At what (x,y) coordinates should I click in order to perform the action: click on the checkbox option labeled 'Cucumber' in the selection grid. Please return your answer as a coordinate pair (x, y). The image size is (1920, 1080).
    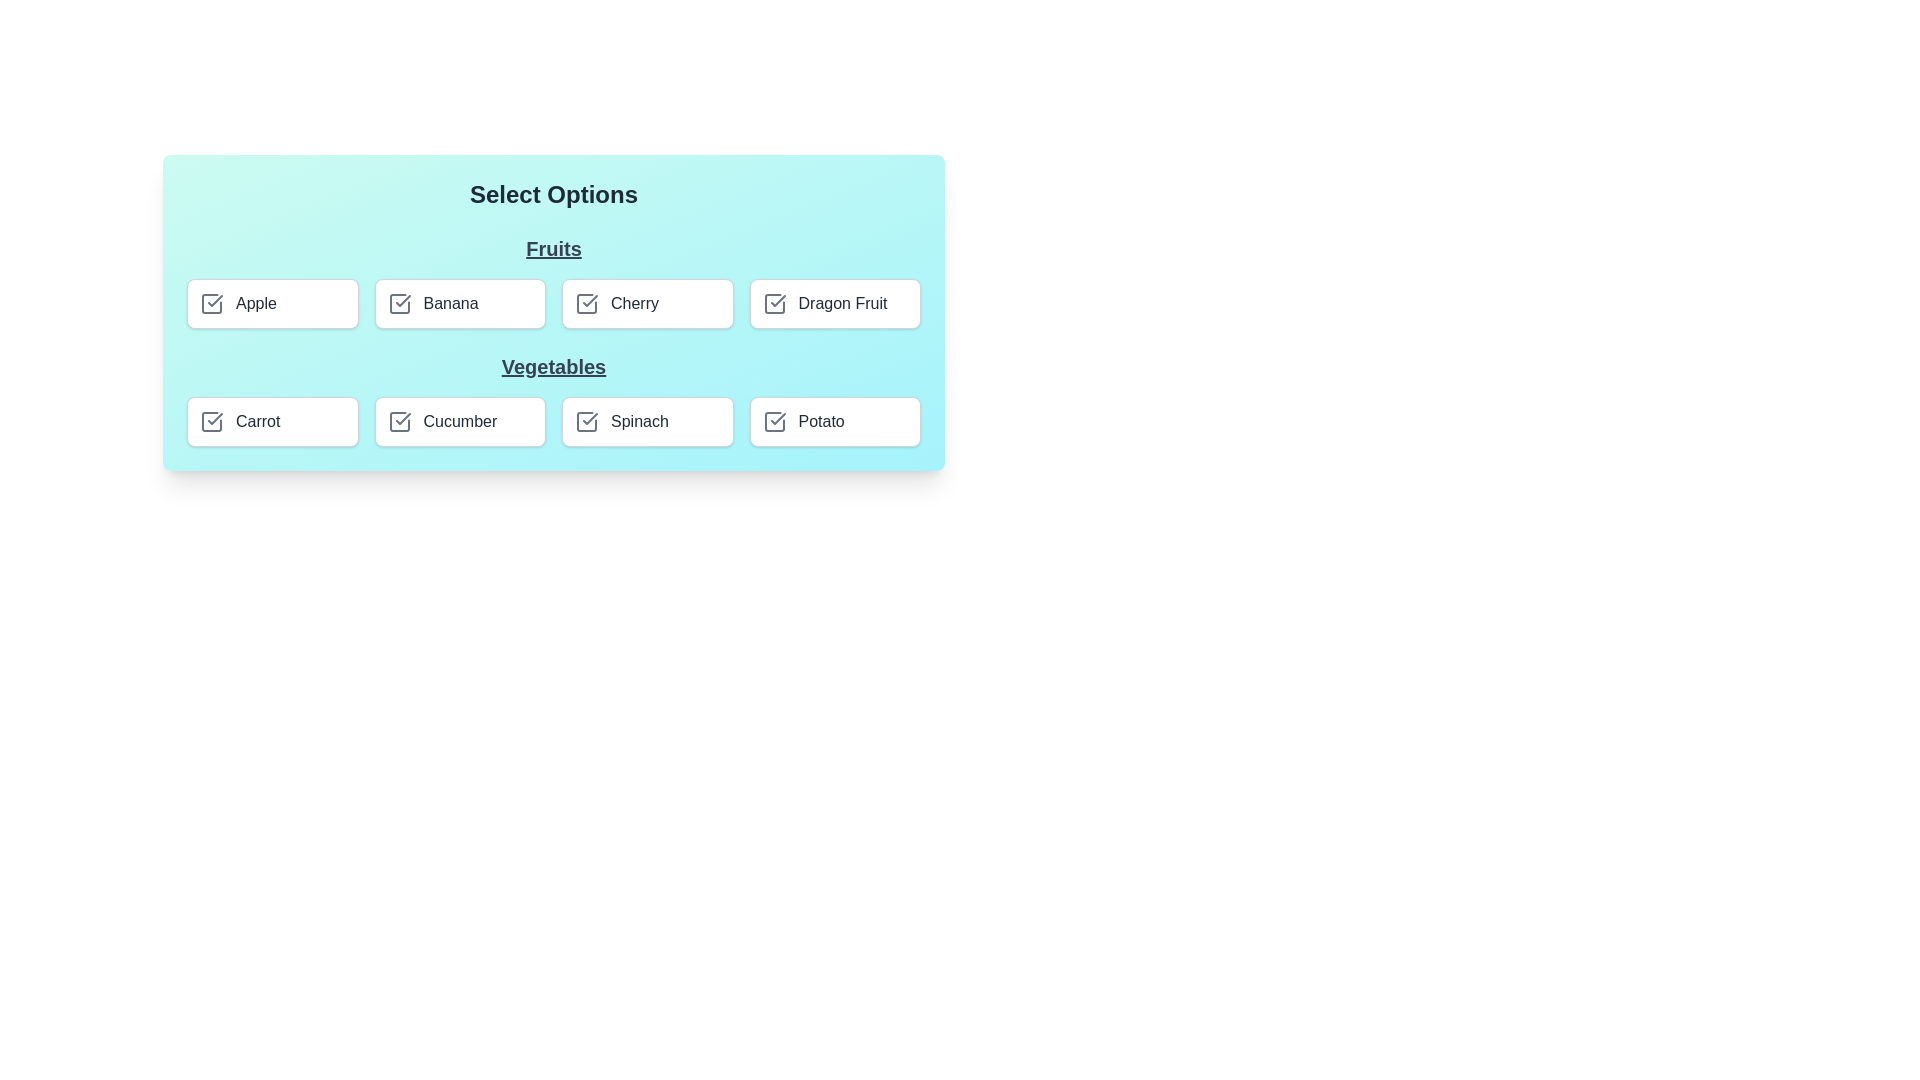
    Looking at the image, I should click on (459, 420).